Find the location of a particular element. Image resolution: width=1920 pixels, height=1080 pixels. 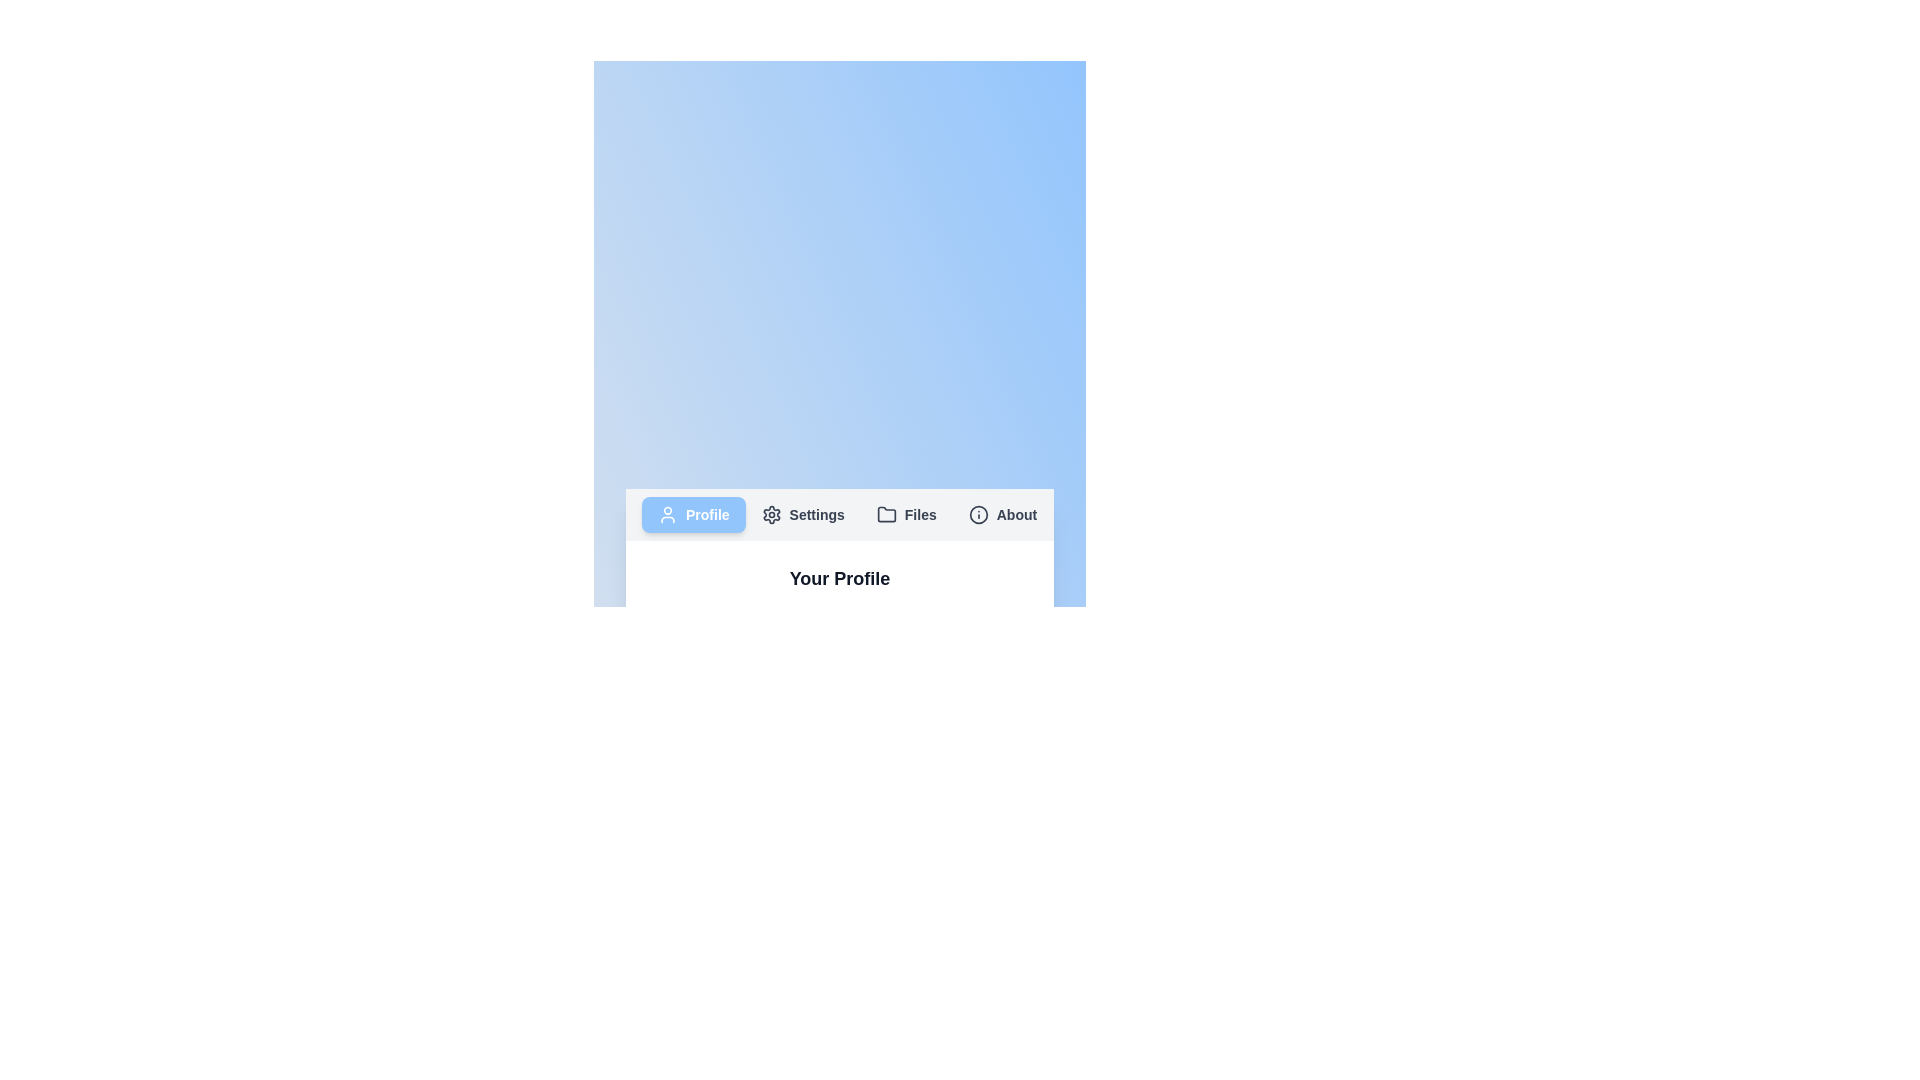

the Profile button in the bottom center navigation menu is located at coordinates (693, 514).